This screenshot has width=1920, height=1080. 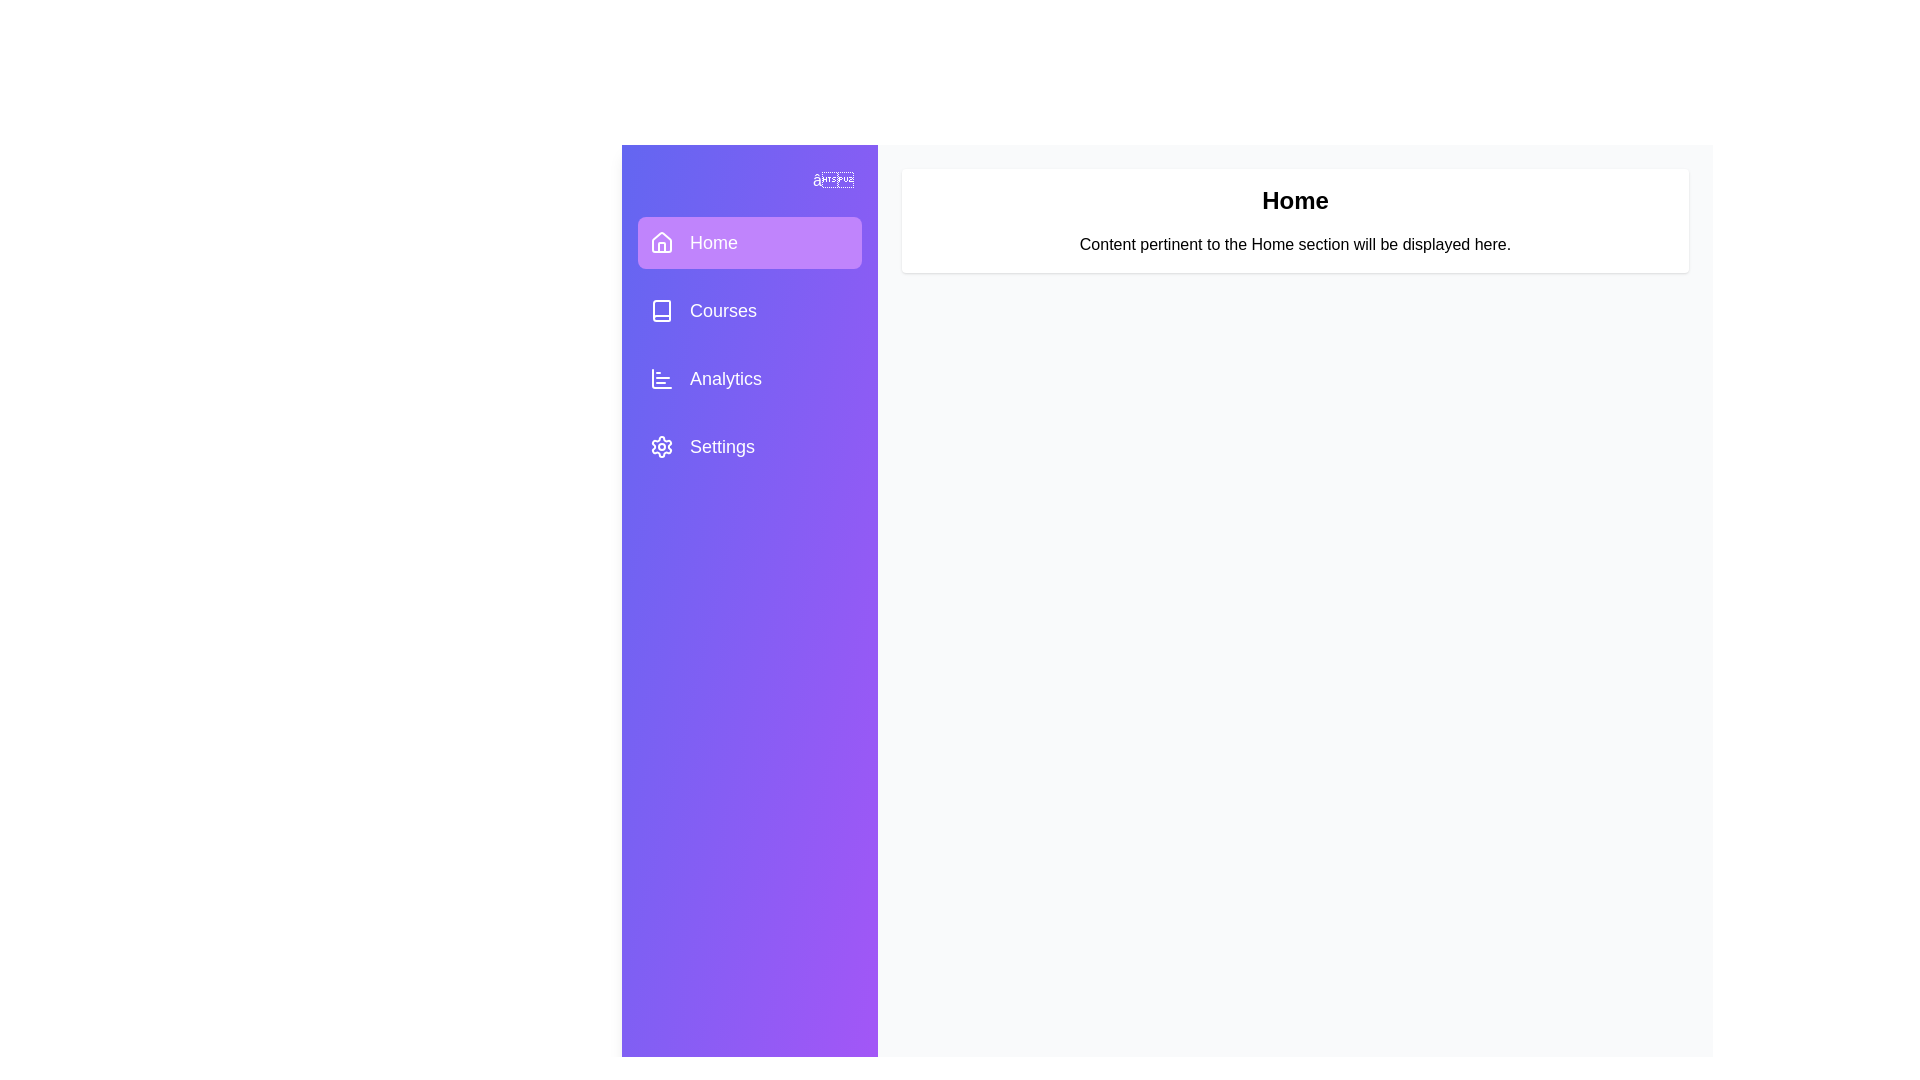 I want to click on the Courses tab to view its content, so click(x=748, y=311).